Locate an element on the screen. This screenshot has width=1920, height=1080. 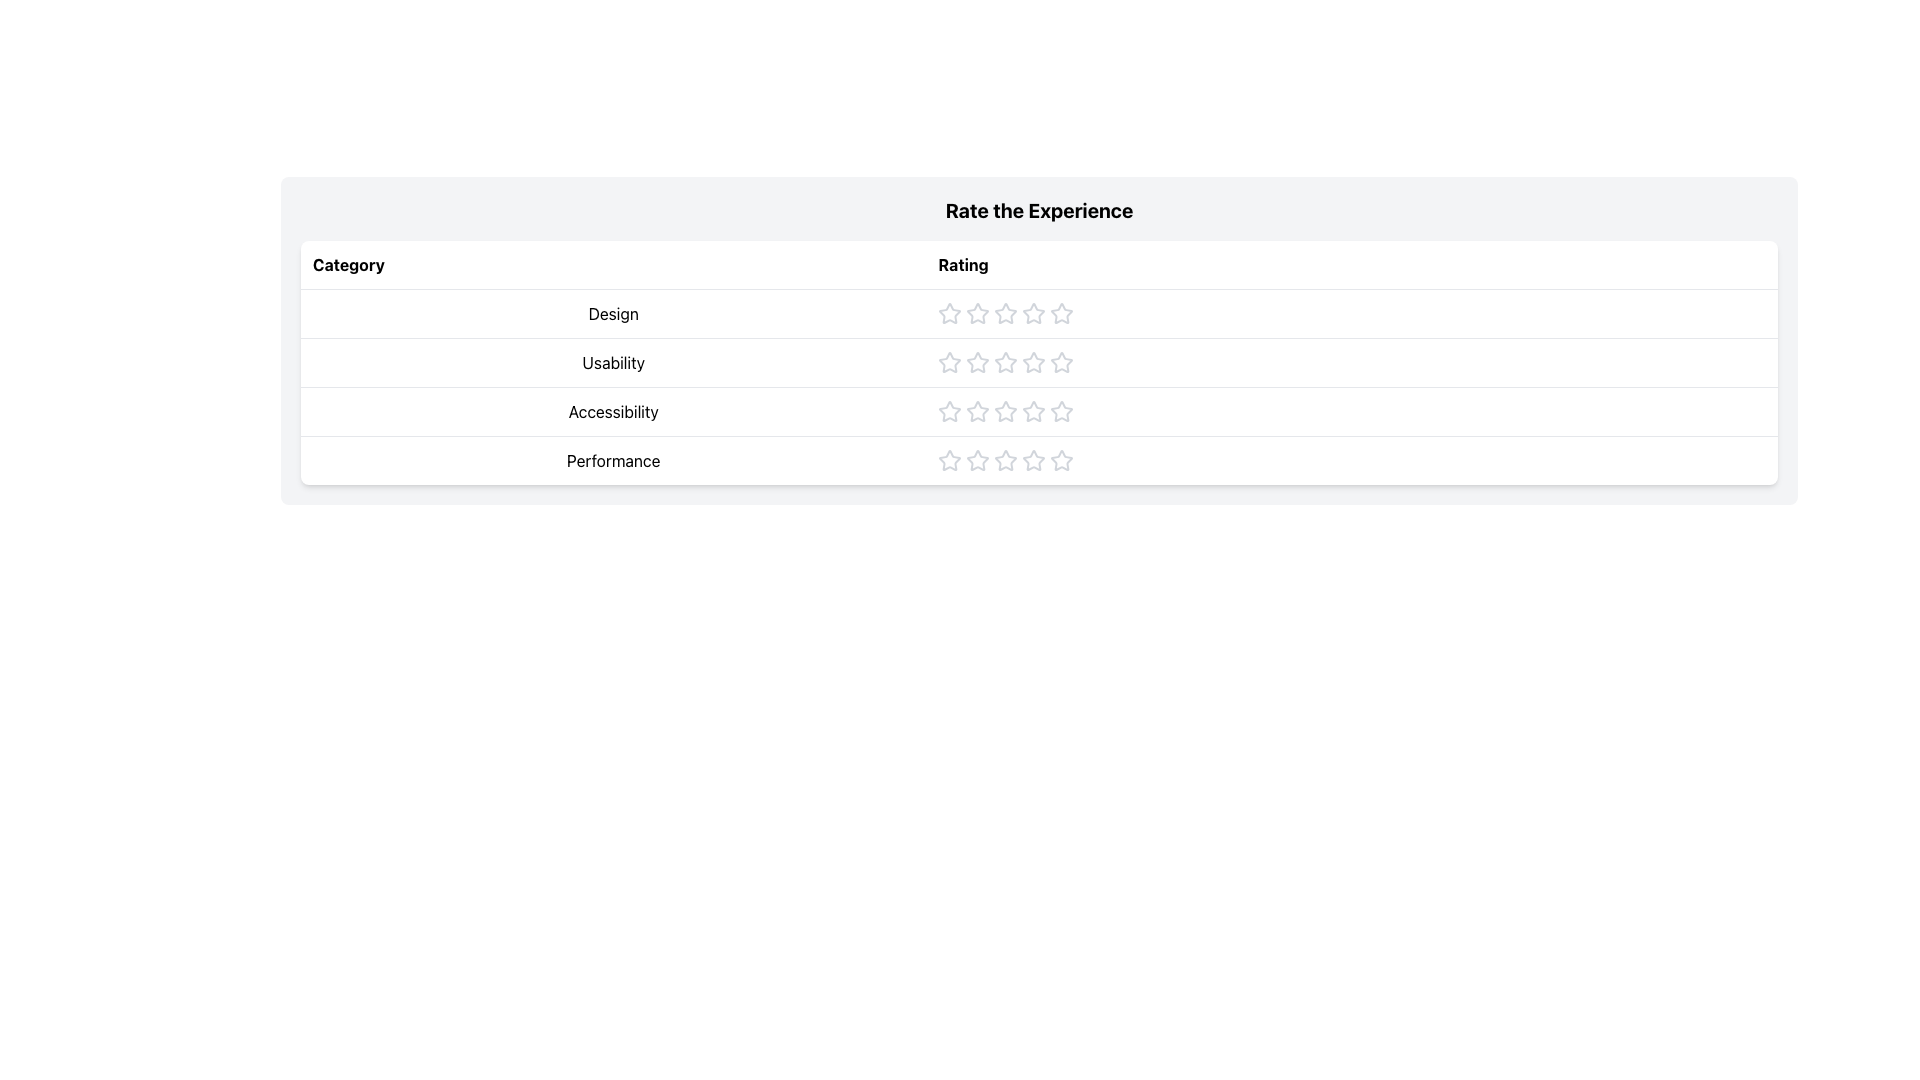
the first interactive star icon in the 'Usability' row under the 'Rate the Experience' table is located at coordinates (949, 362).